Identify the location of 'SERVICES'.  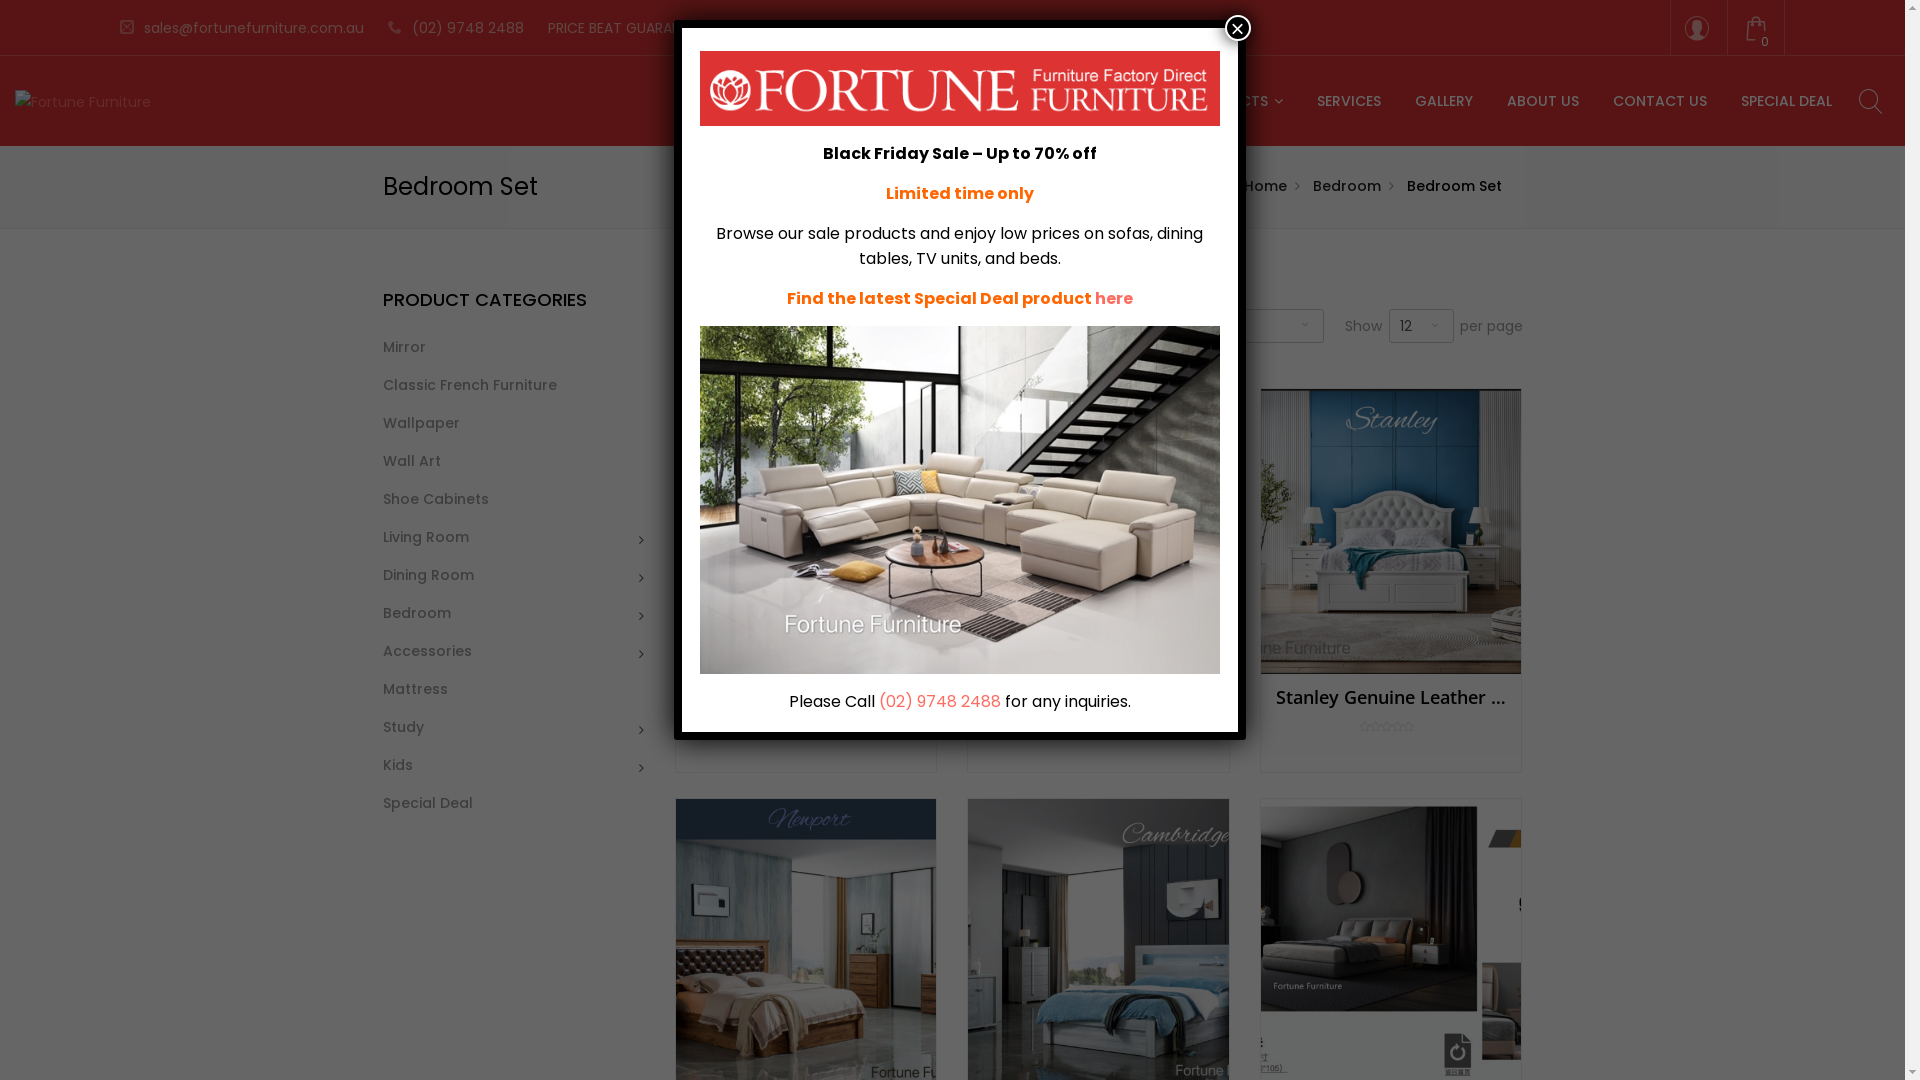
(1348, 100).